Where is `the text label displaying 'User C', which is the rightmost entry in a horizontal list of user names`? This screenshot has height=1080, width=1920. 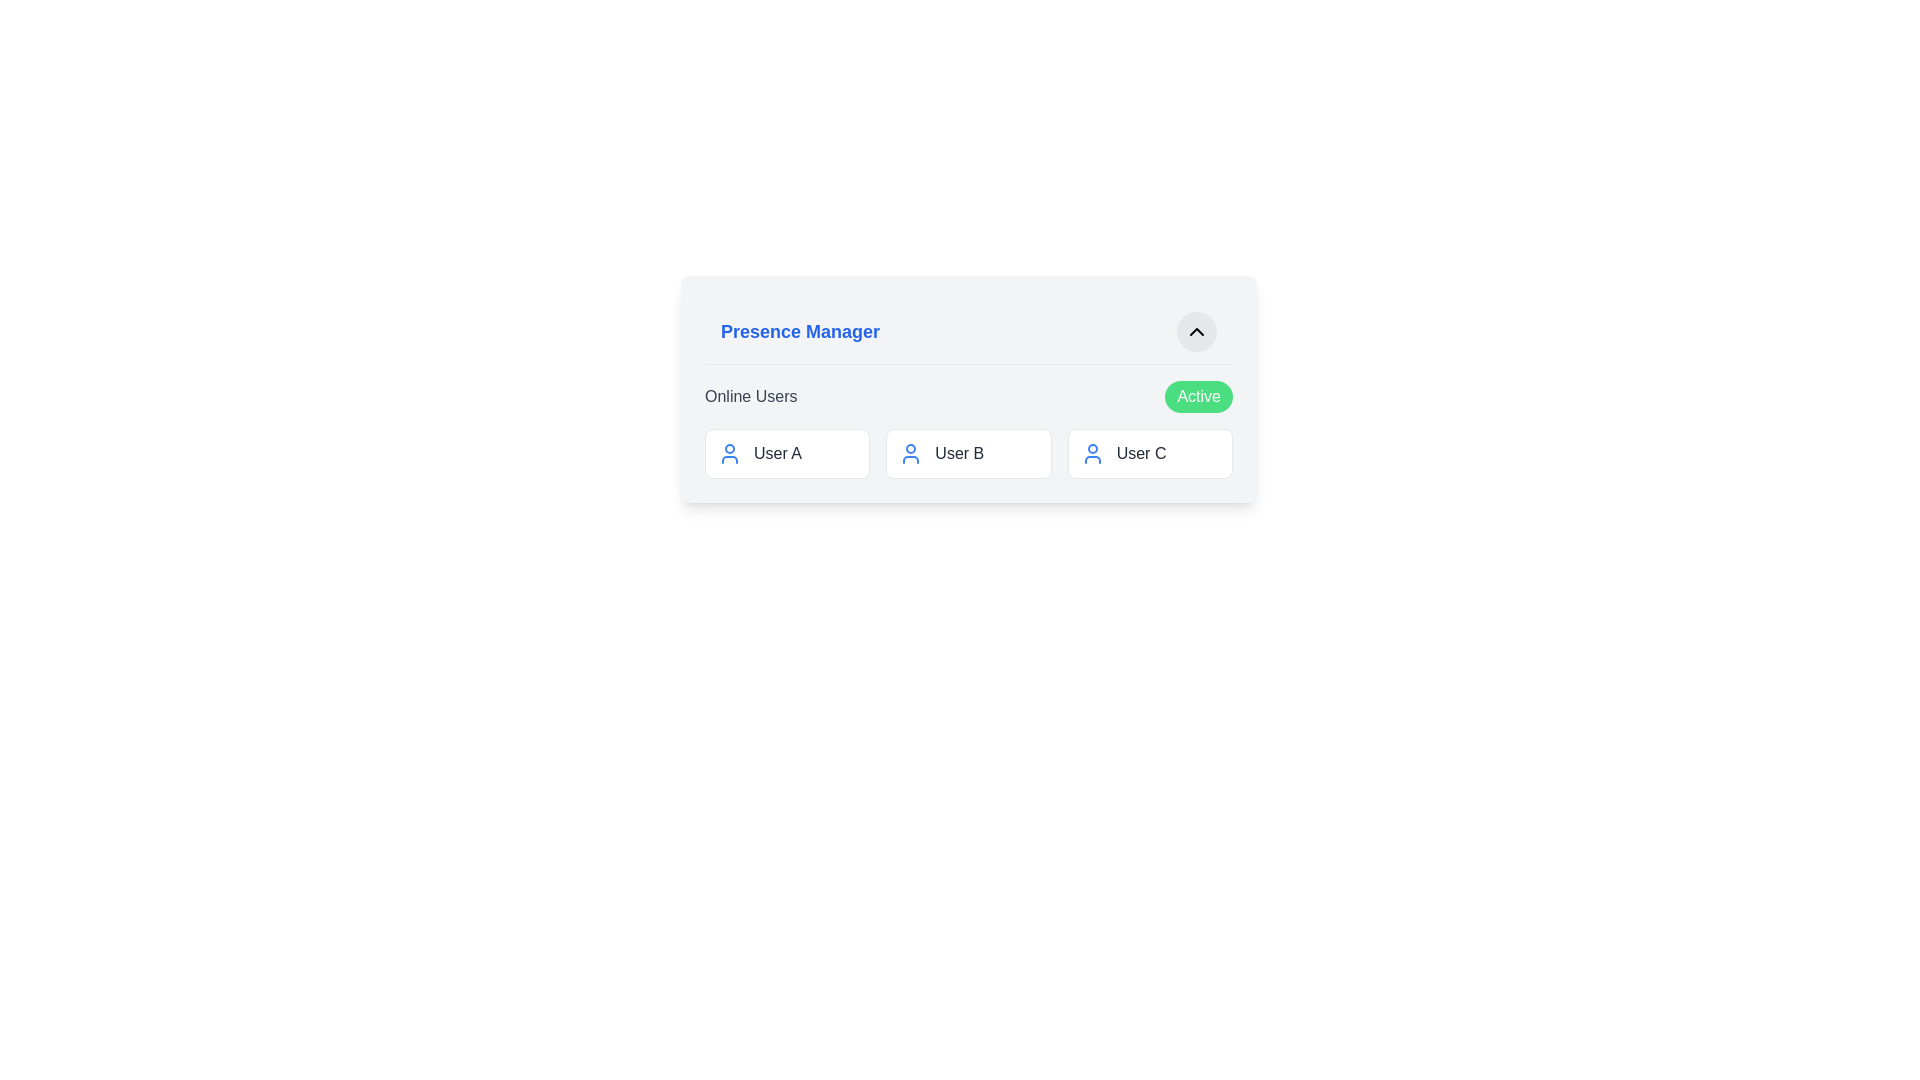 the text label displaying 'User C', which is the rightmost entry in a horizontal list of user names is located at coordinates (1141, 454).